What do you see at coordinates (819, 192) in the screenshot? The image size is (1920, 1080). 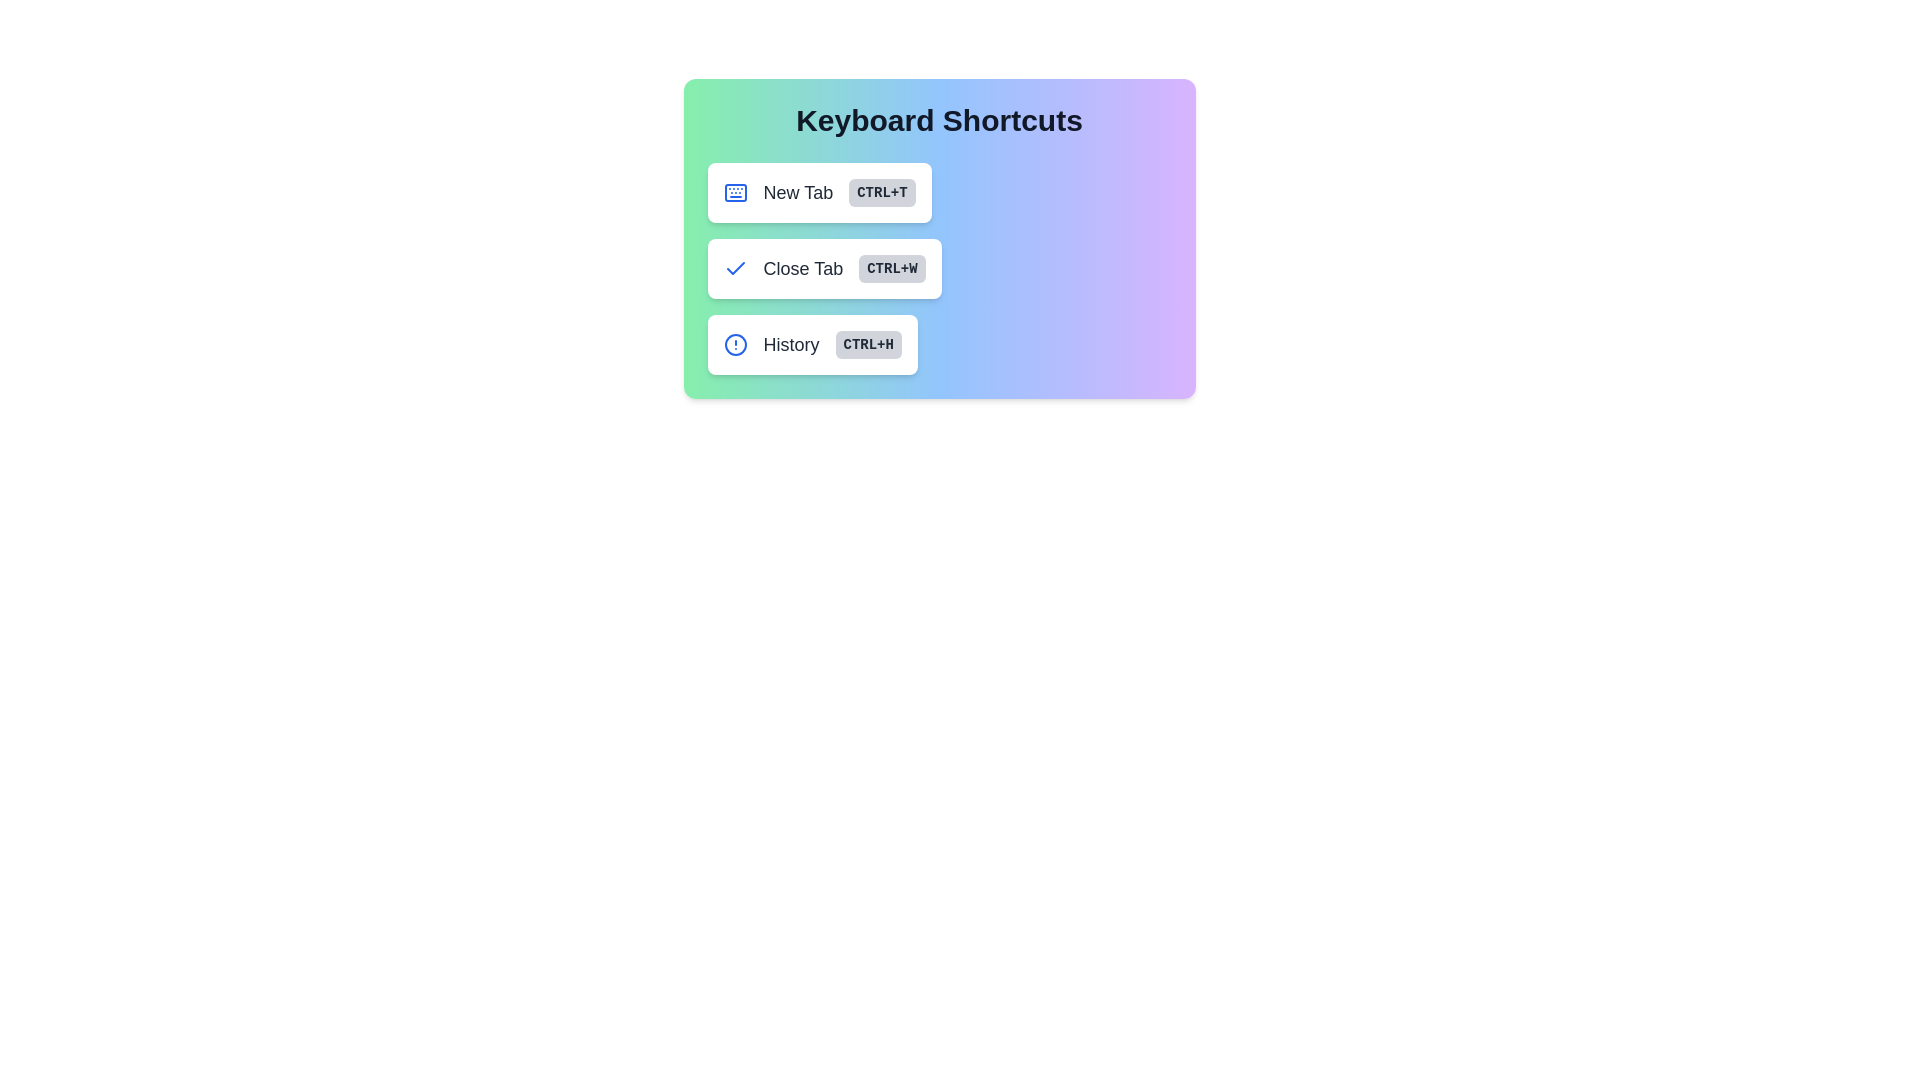 I see `the first button in the vertical list of keyboard shortcuts, which is used` at bounding box center [819, 192].